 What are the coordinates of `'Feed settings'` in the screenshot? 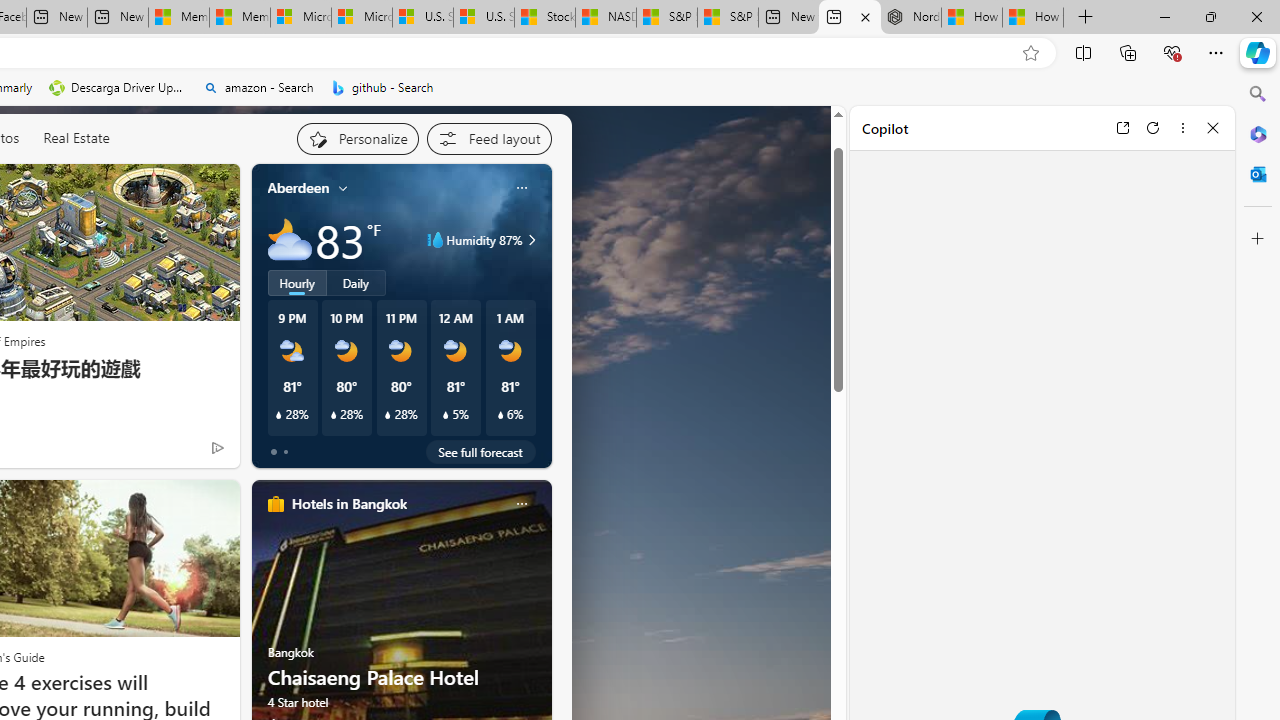 It's located at (488, 137).